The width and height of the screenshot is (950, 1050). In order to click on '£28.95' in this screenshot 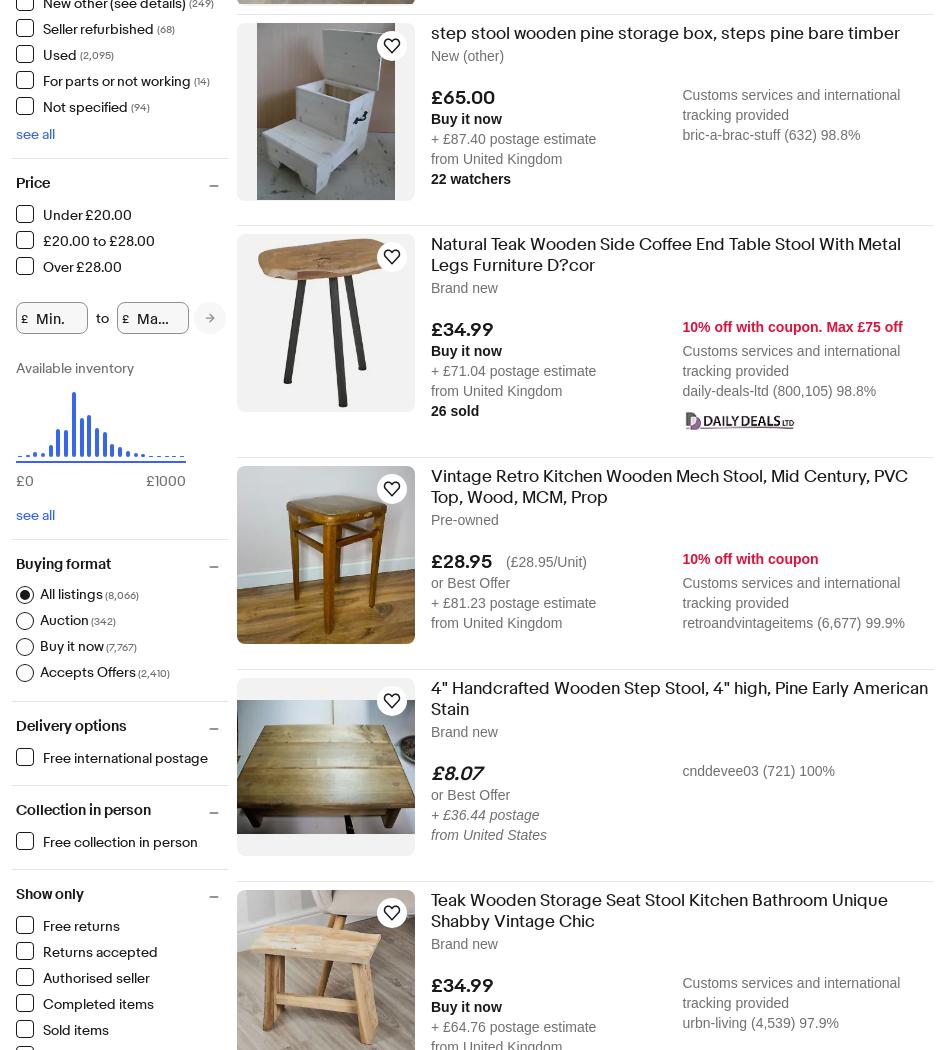, I will do `click(430, 561)`.